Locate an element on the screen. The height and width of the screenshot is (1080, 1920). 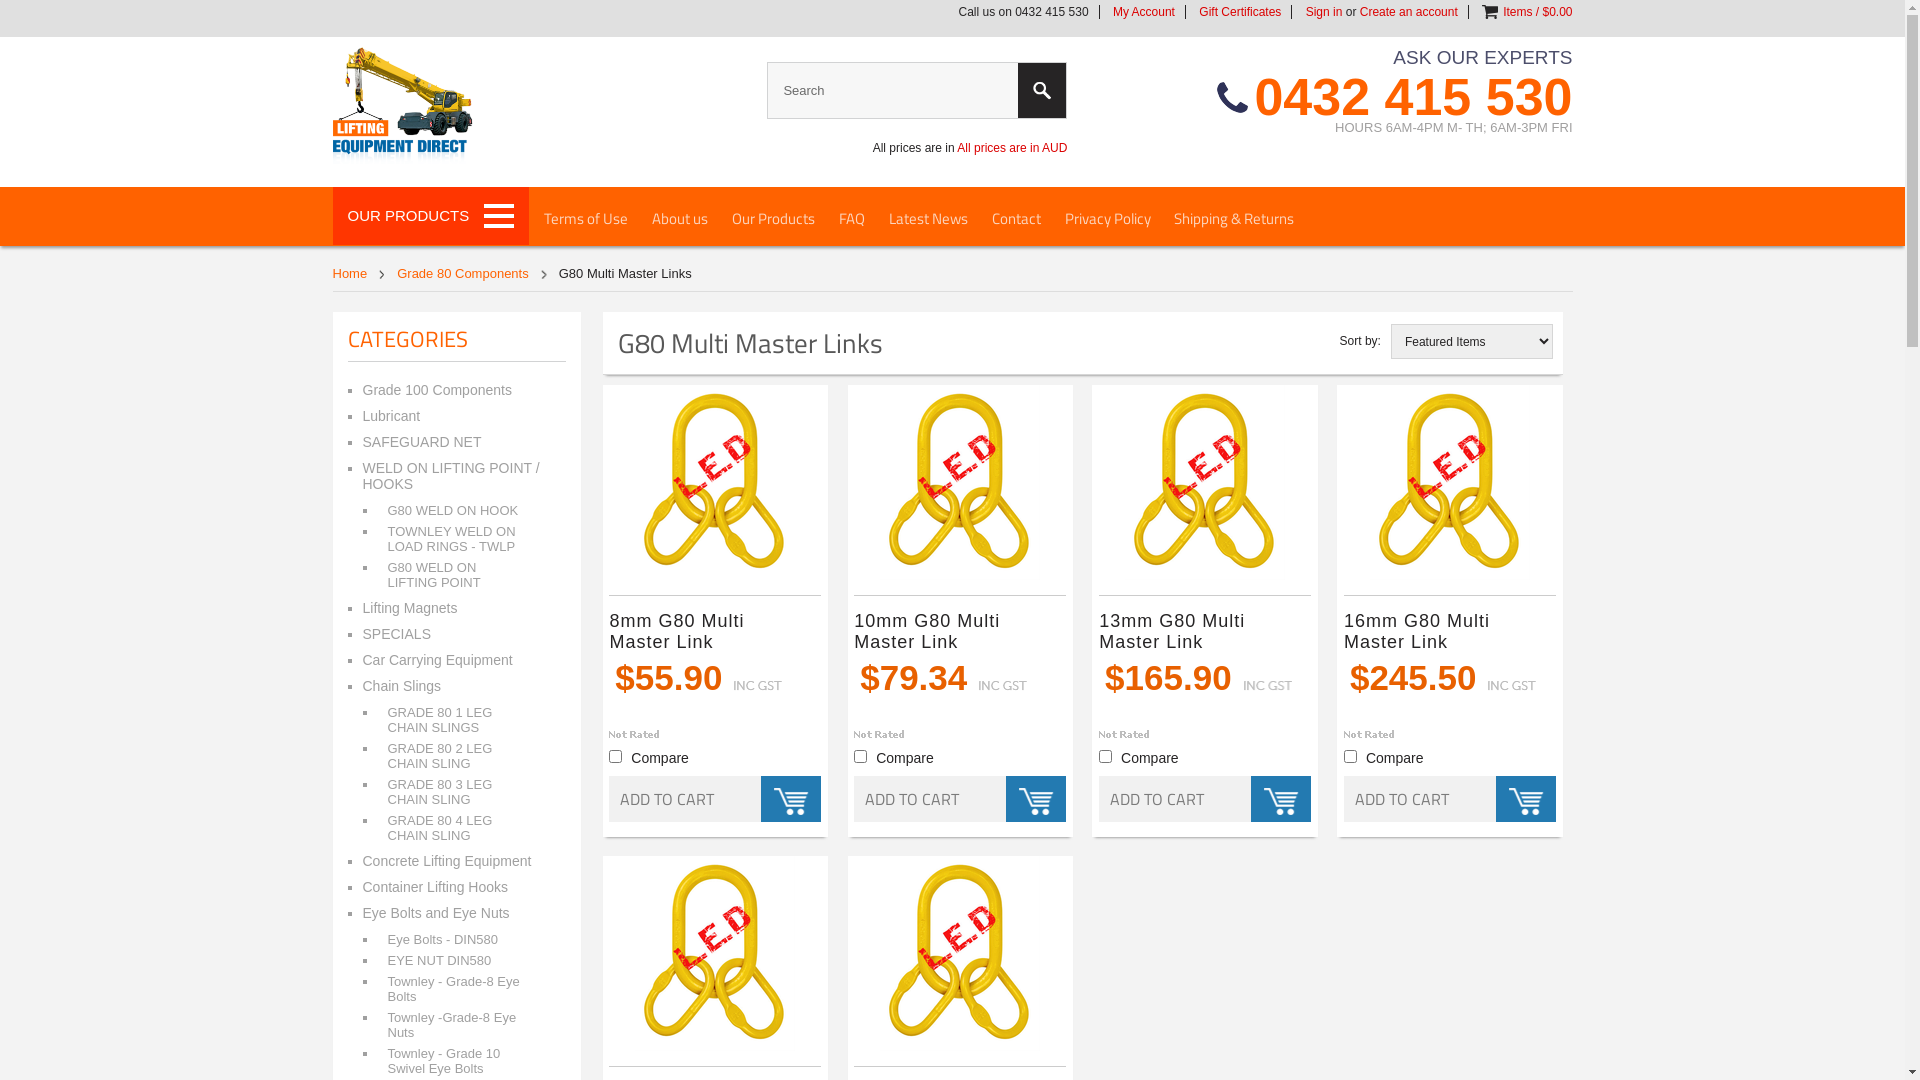
'Gift Certificates' is located at coordinates (1238, 11).